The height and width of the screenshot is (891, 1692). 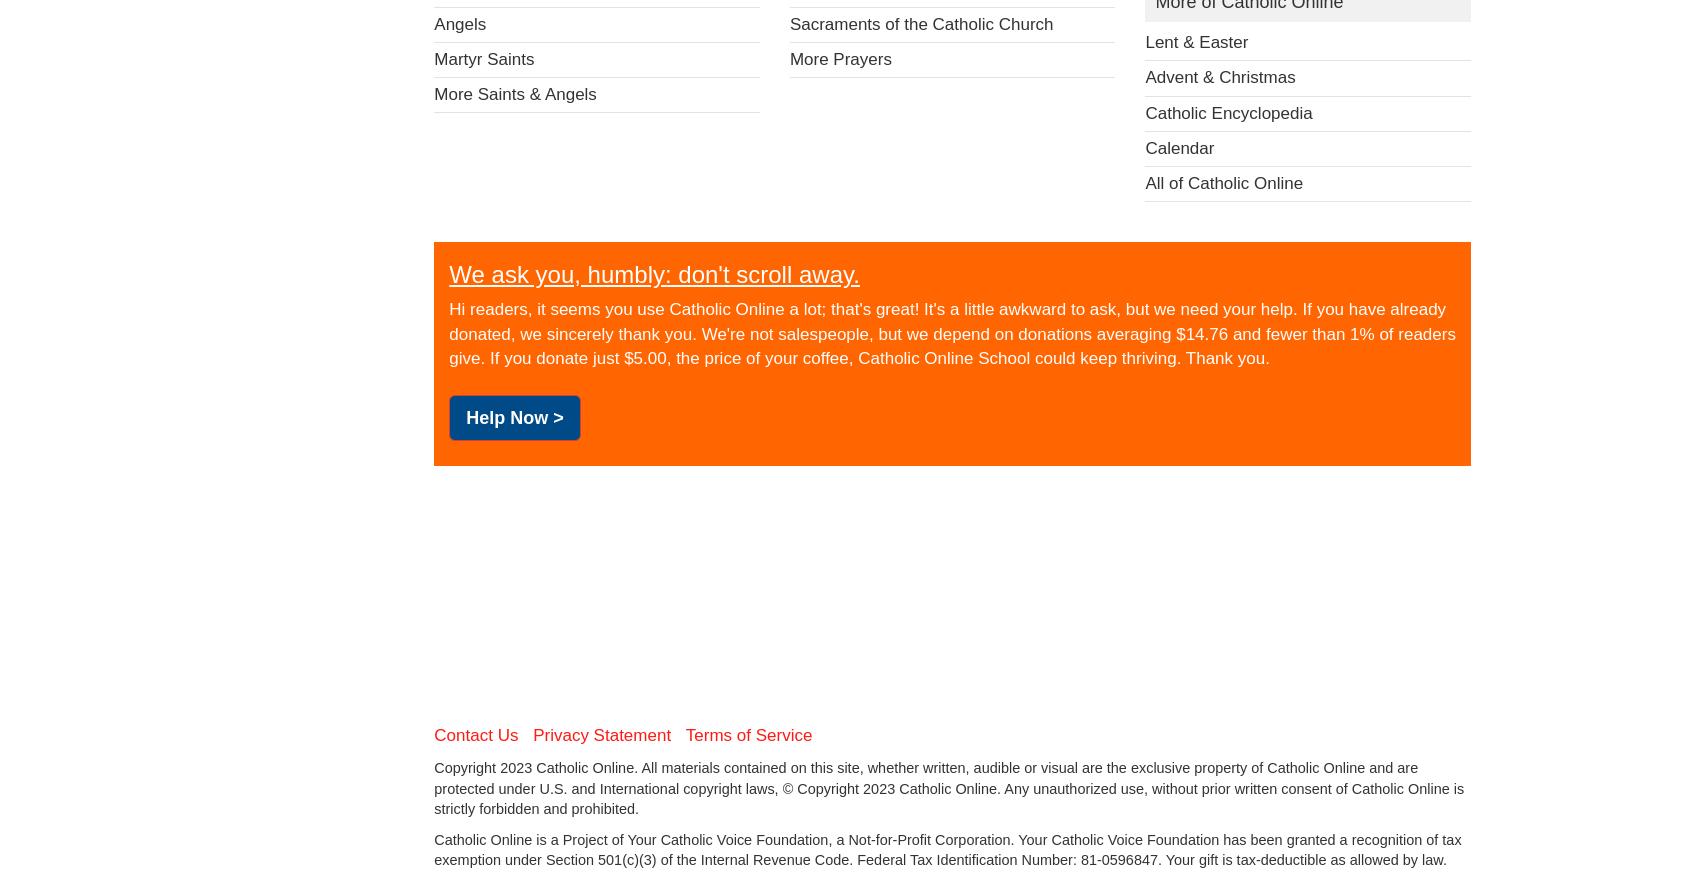 I want to click on 'More Prayers', so click(x=788, y=58).